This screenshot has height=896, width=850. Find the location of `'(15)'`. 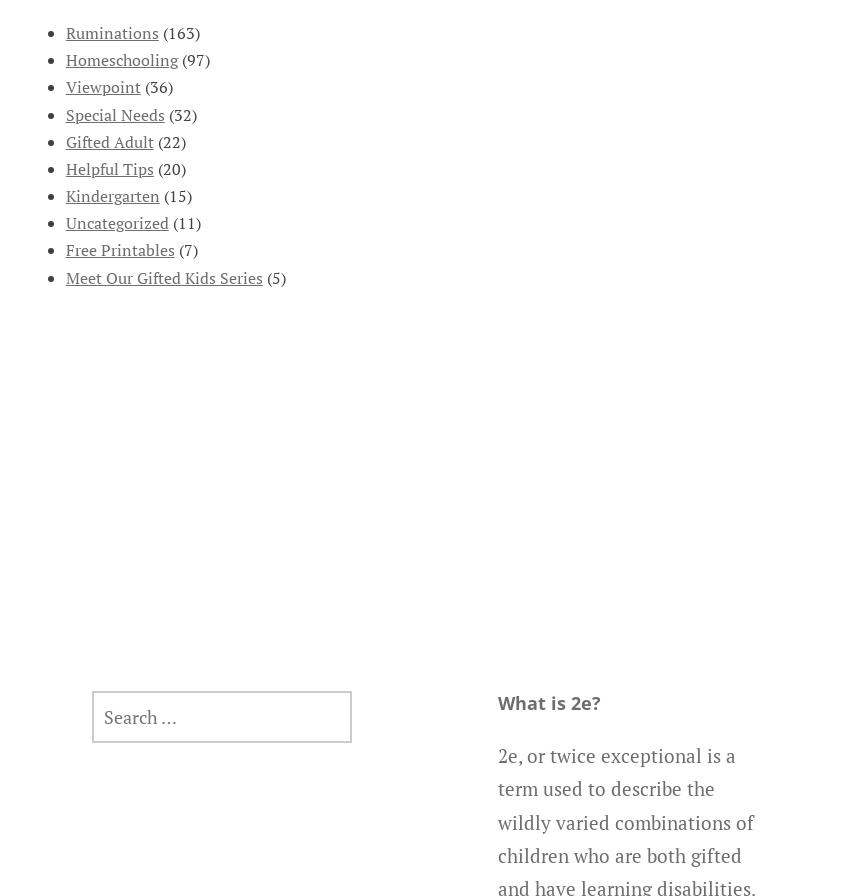

'(15)' is located at coordinates (159, 196).